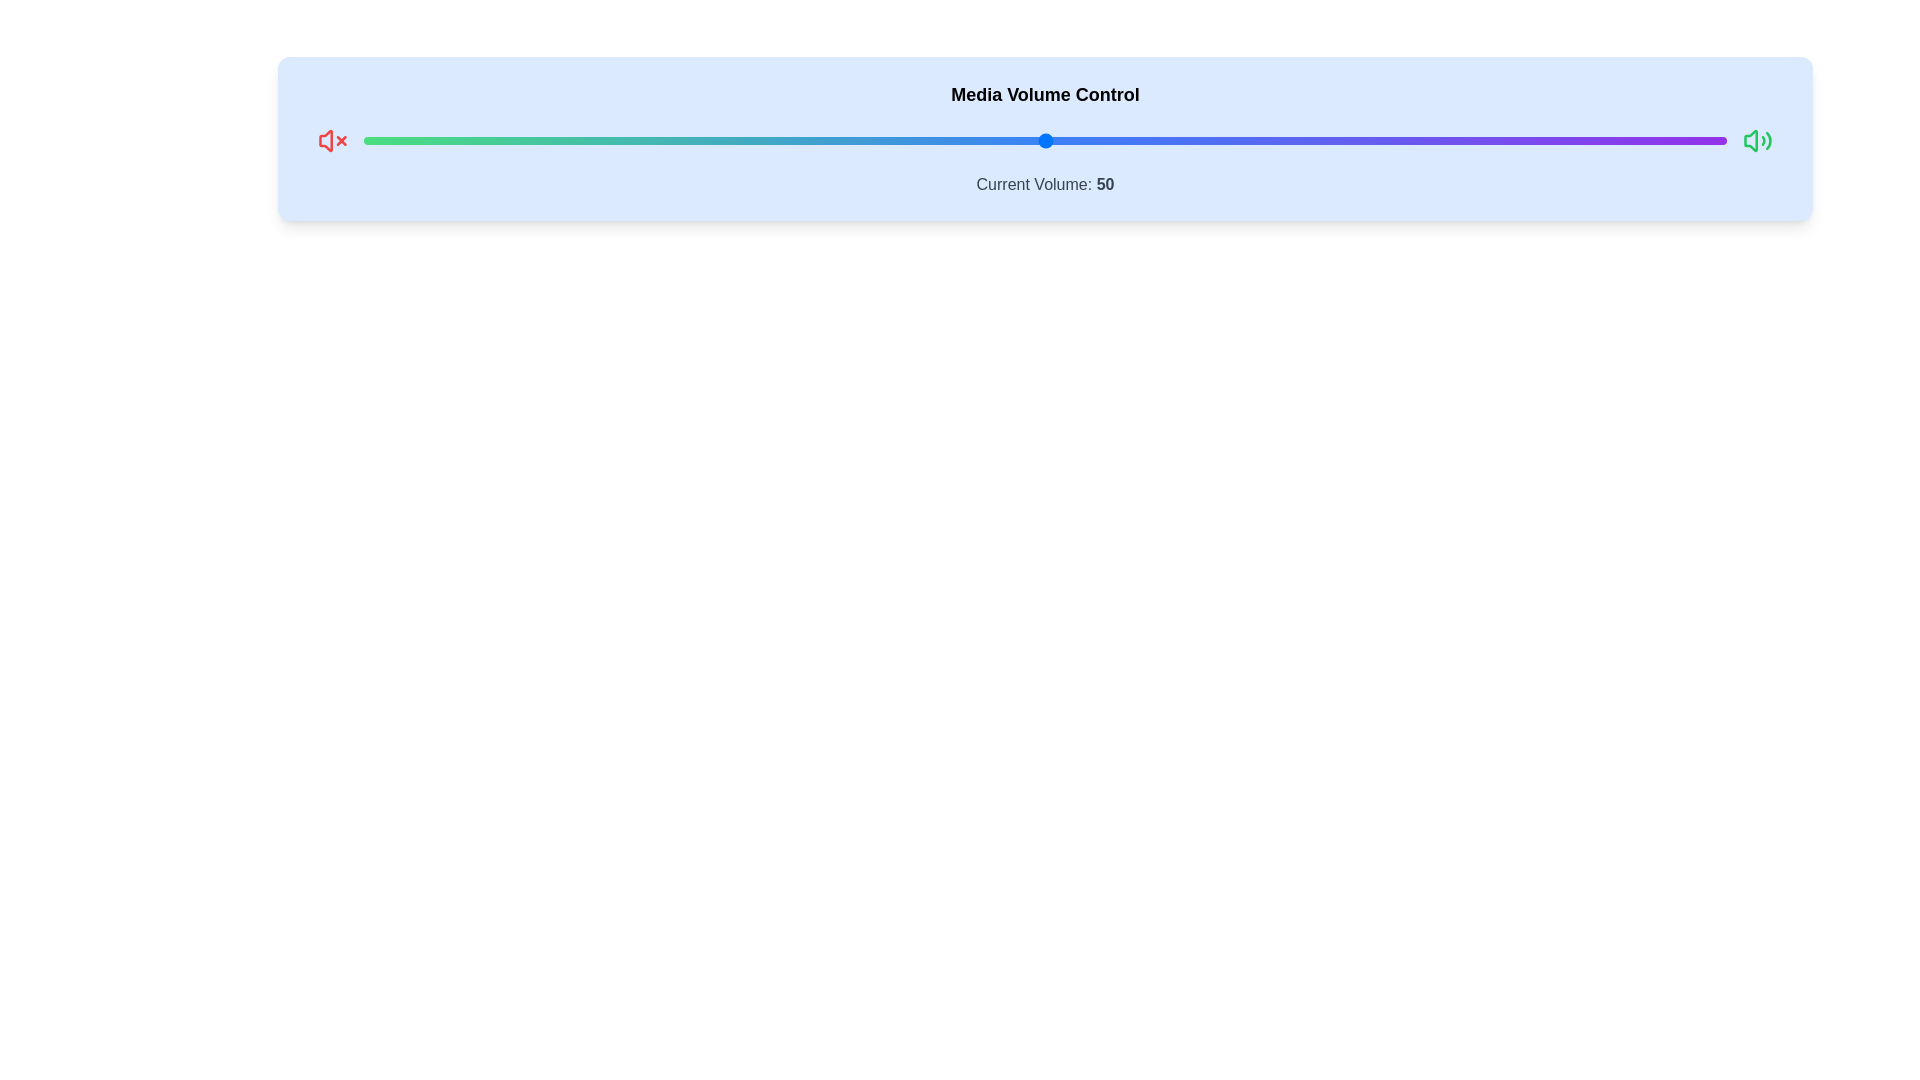  Describe the element at coordinates (1756, 140) in the screenshot. I see `the loudspeaker icon to explore its response` at that location.